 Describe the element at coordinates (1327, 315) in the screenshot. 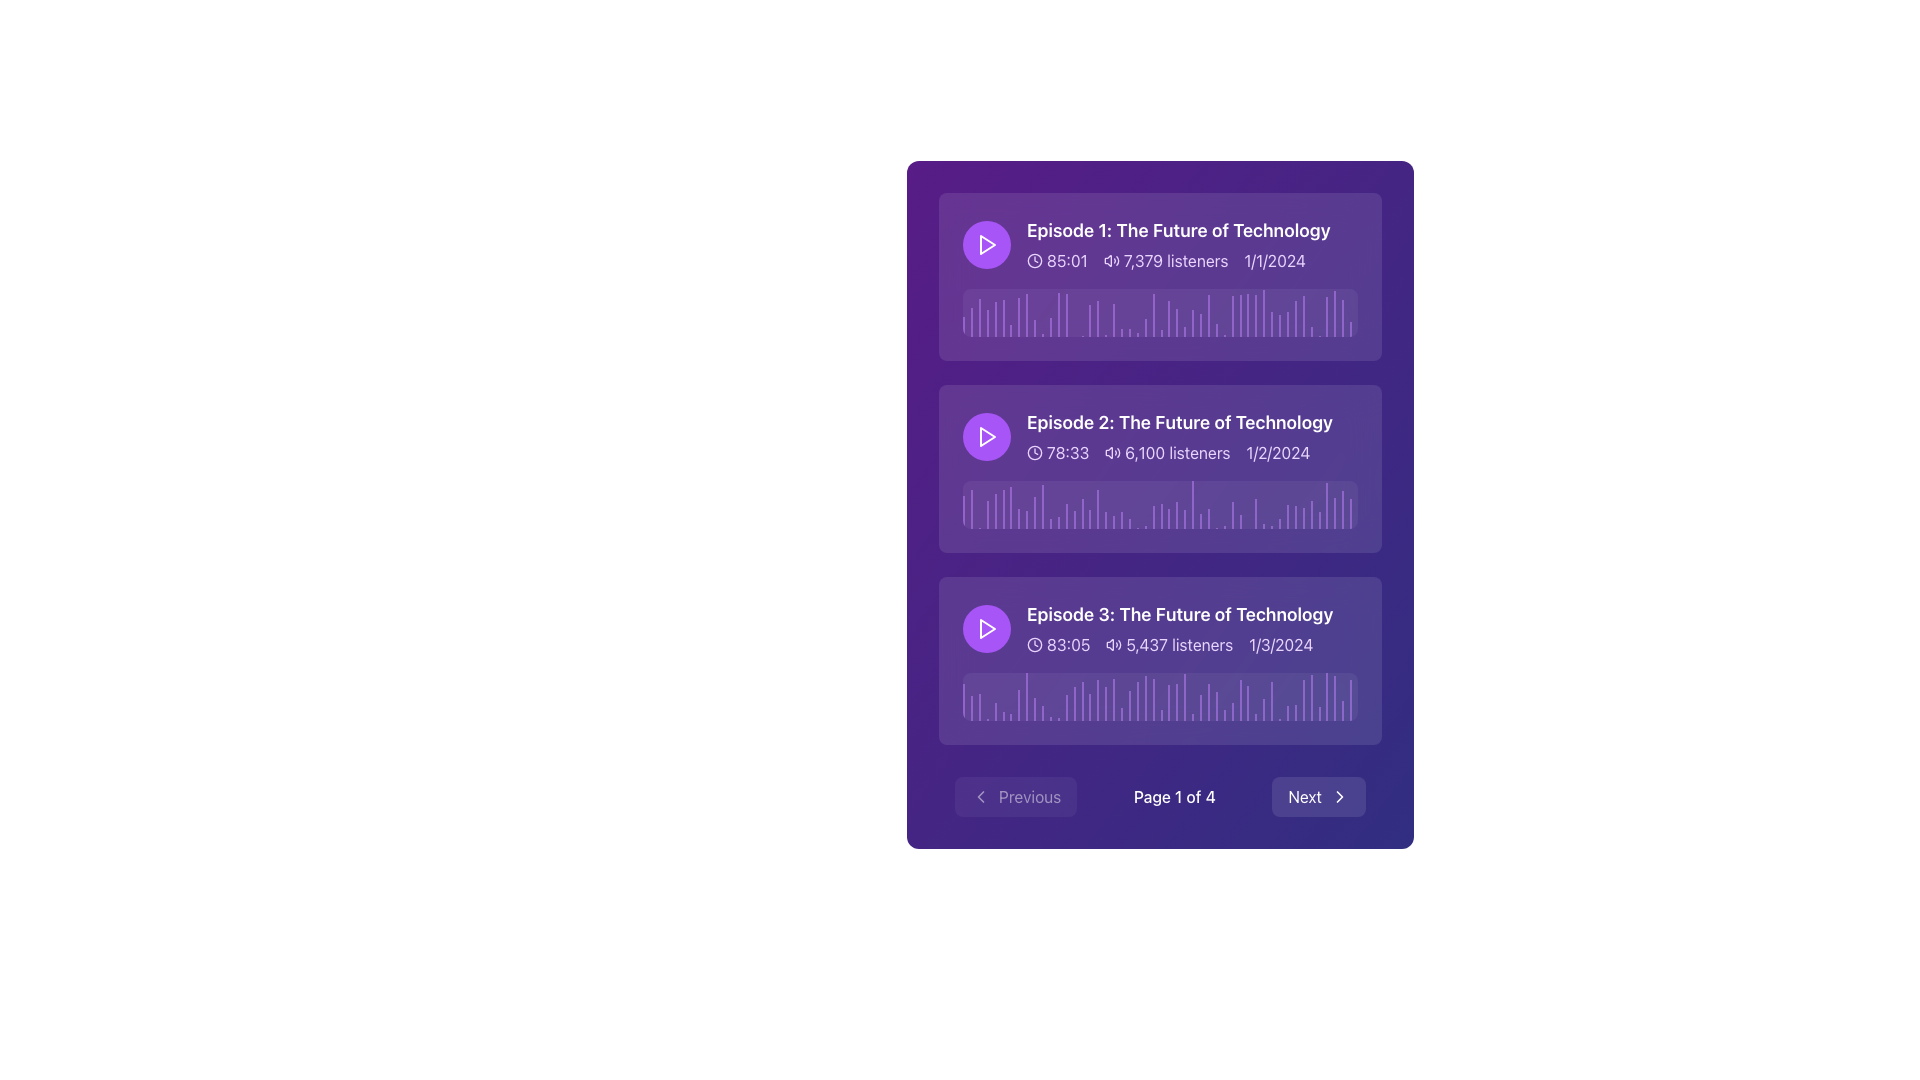

I see `the Marker Indicator in the Progress Bar for 'Episode 1: The Future of Technology', which is a thin vertical purple bar located towards the right end of the progress bar` at that location.